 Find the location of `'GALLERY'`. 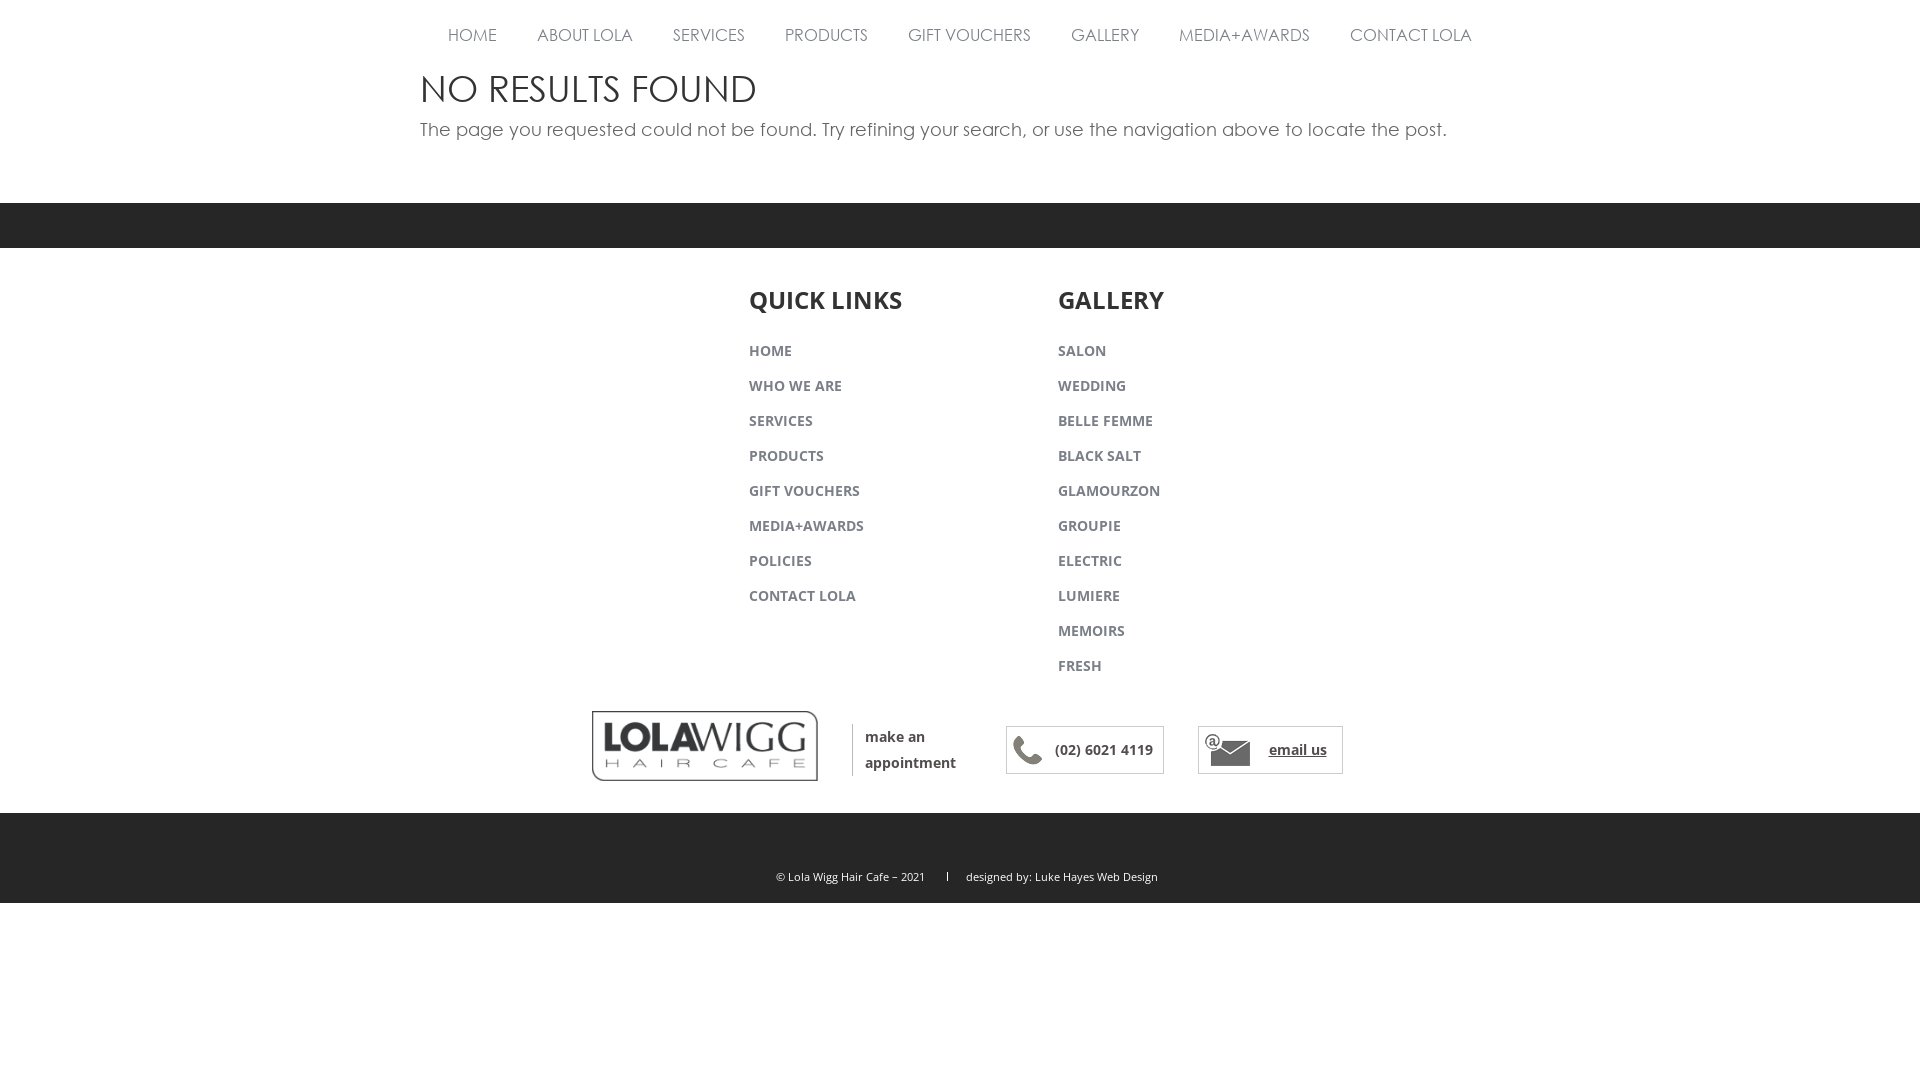

'GALLERY' is located at coordinates (1103, 34).